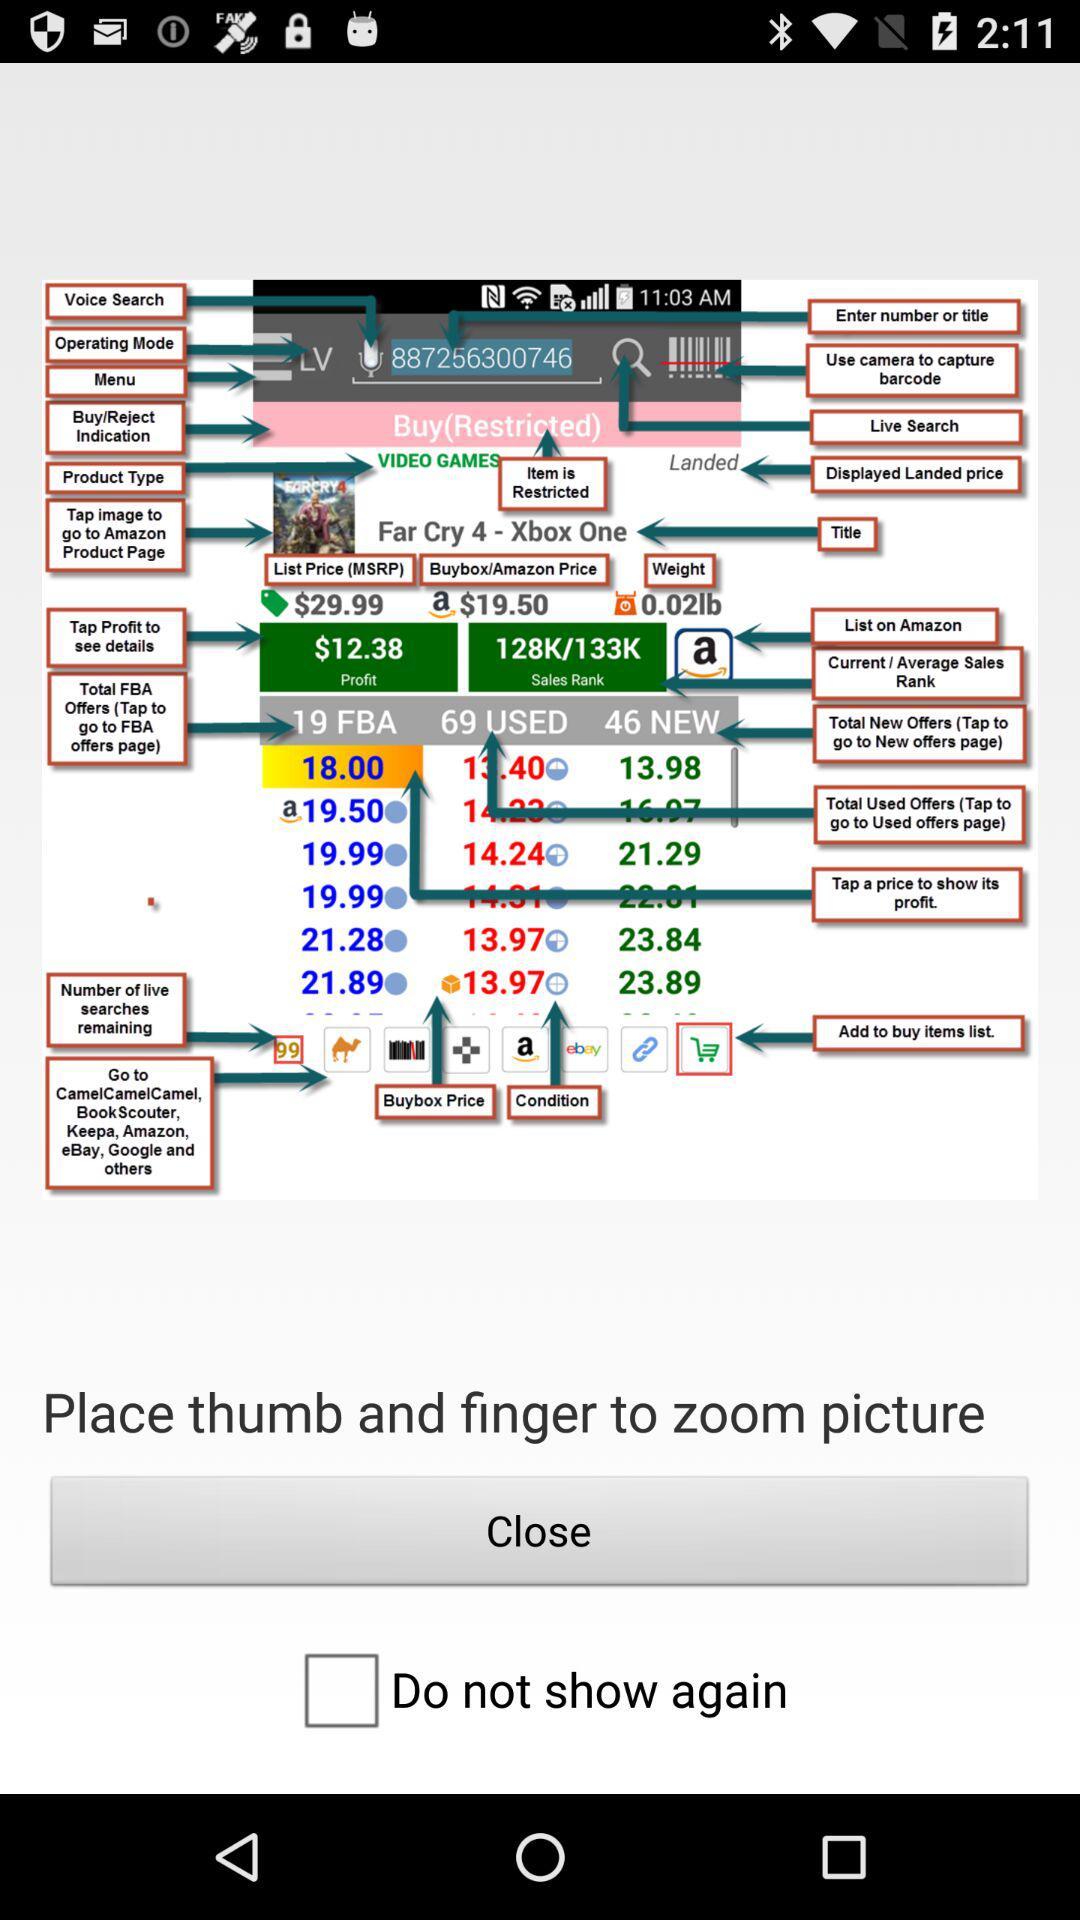  I want to click on the close item, so click(540, 1535).